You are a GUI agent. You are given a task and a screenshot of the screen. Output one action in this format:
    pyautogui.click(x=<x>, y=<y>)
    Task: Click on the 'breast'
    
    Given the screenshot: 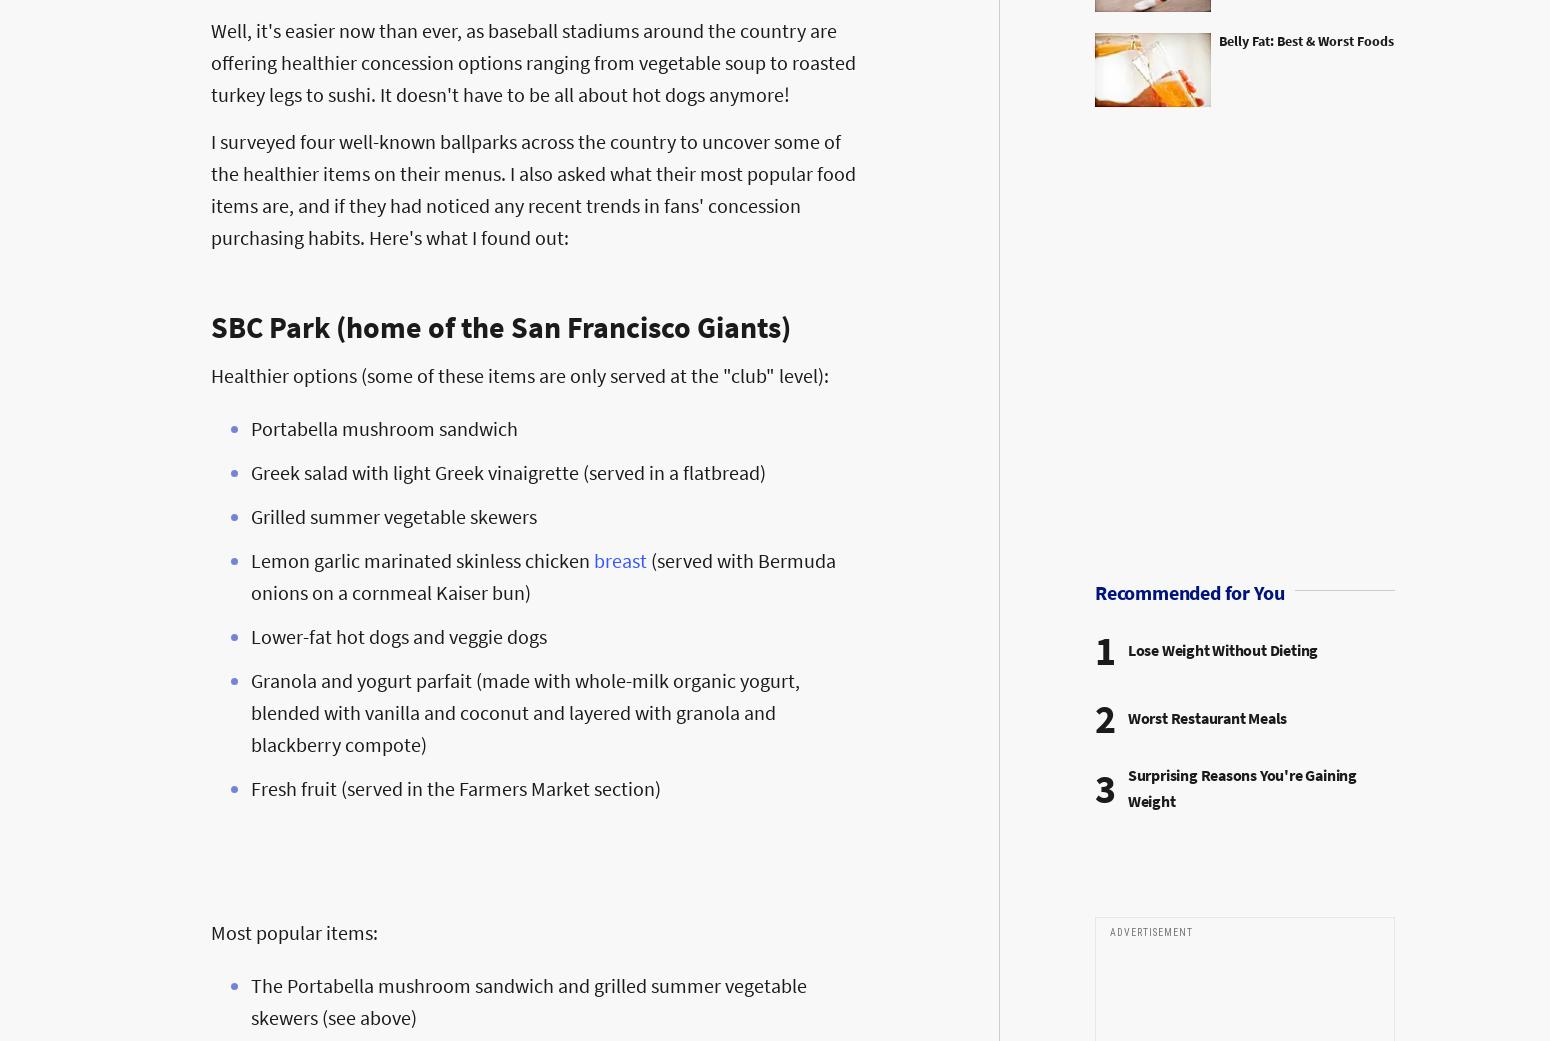 What is the action you would take?
    pyautogui.click(x=593, y=559)
    